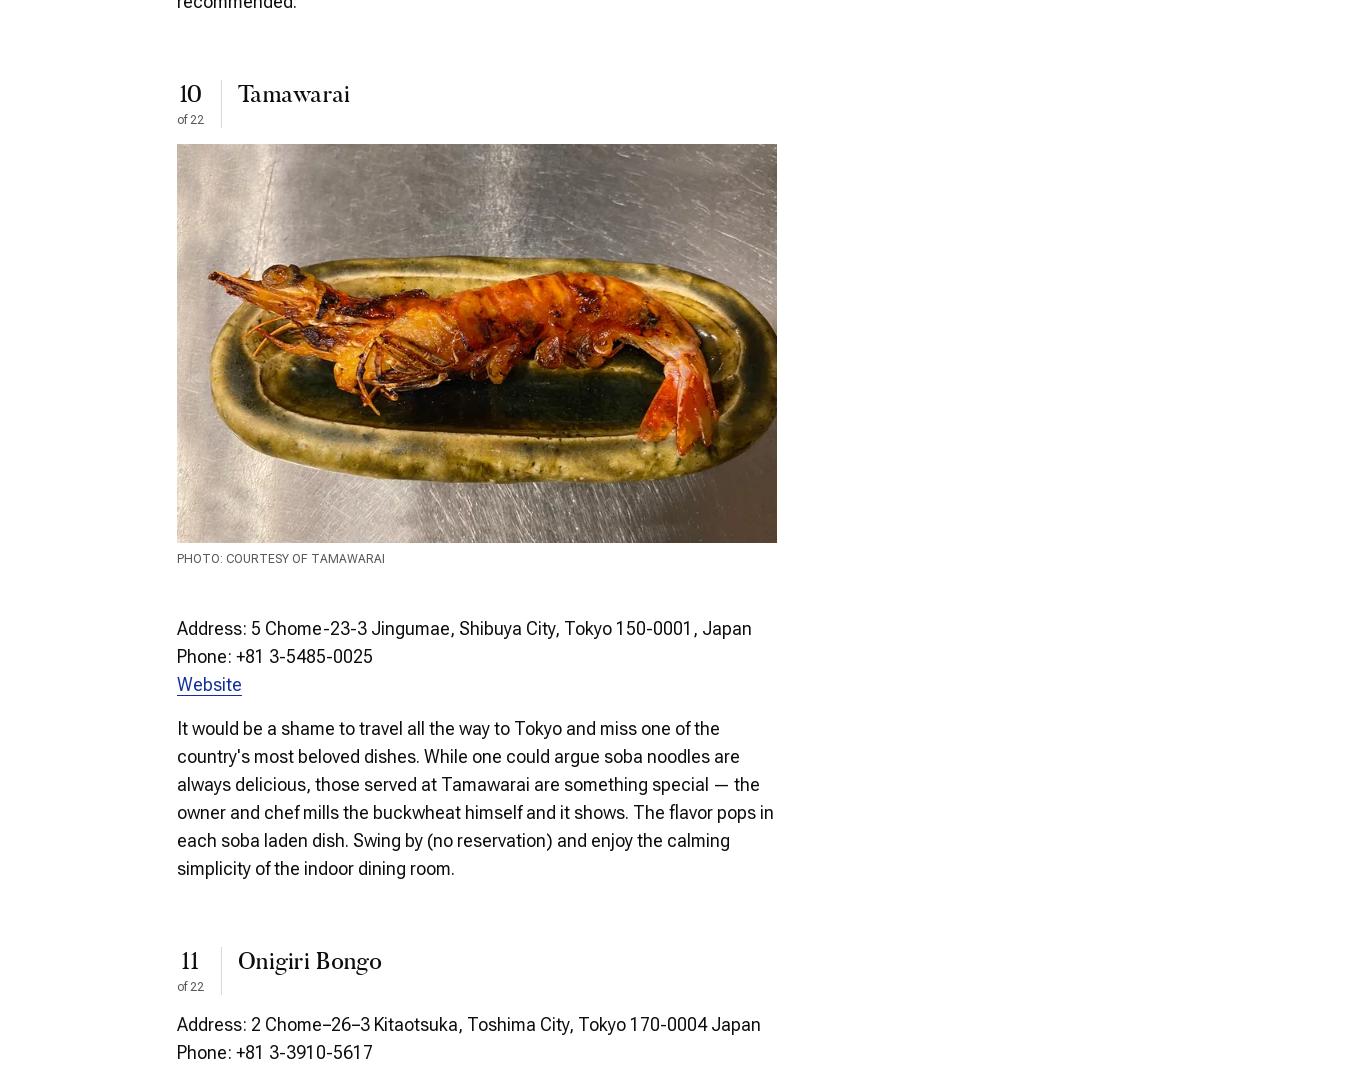 This screenshot has width=1350, height=1072. I want to click on 'Phone: +81 3-5485-0025', so click(273, 656).